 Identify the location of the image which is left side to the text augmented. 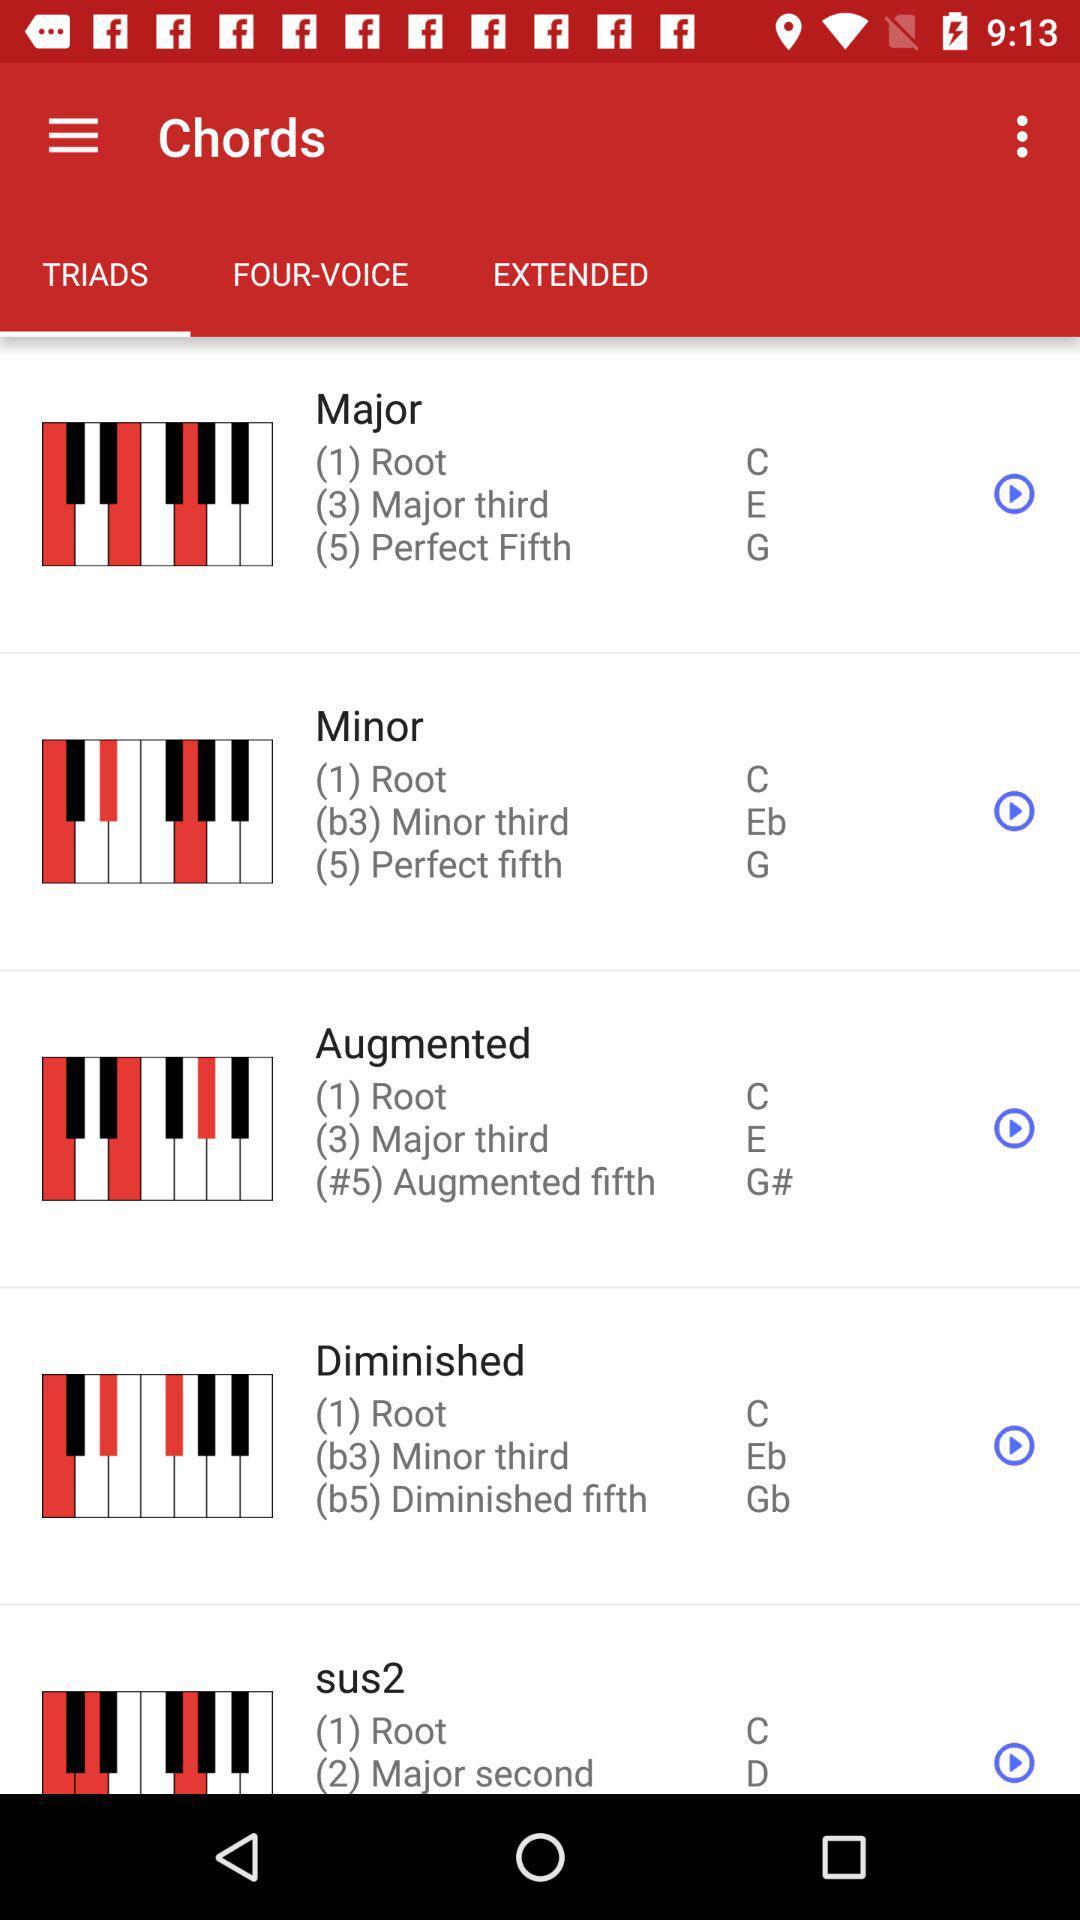
(156, 1128).